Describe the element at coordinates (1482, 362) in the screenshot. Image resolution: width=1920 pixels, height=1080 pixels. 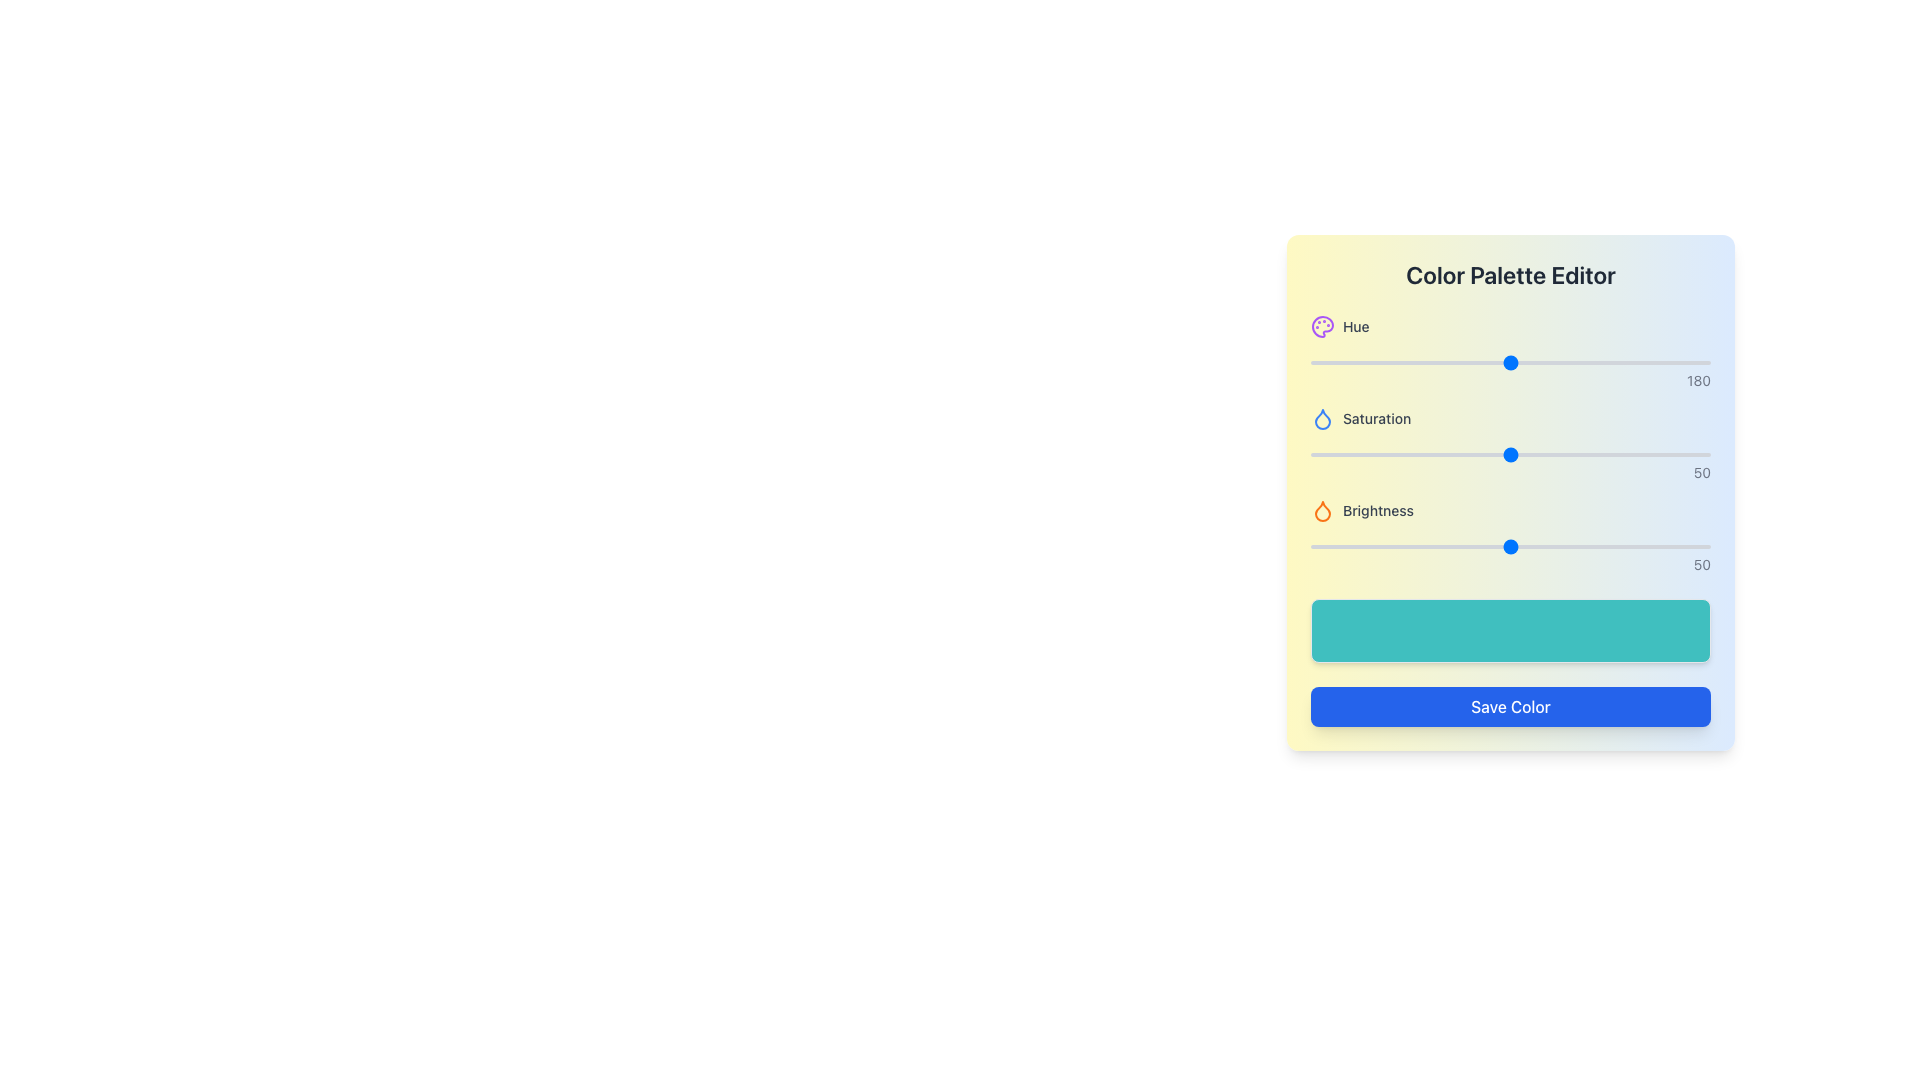
I see `hue` at that location.